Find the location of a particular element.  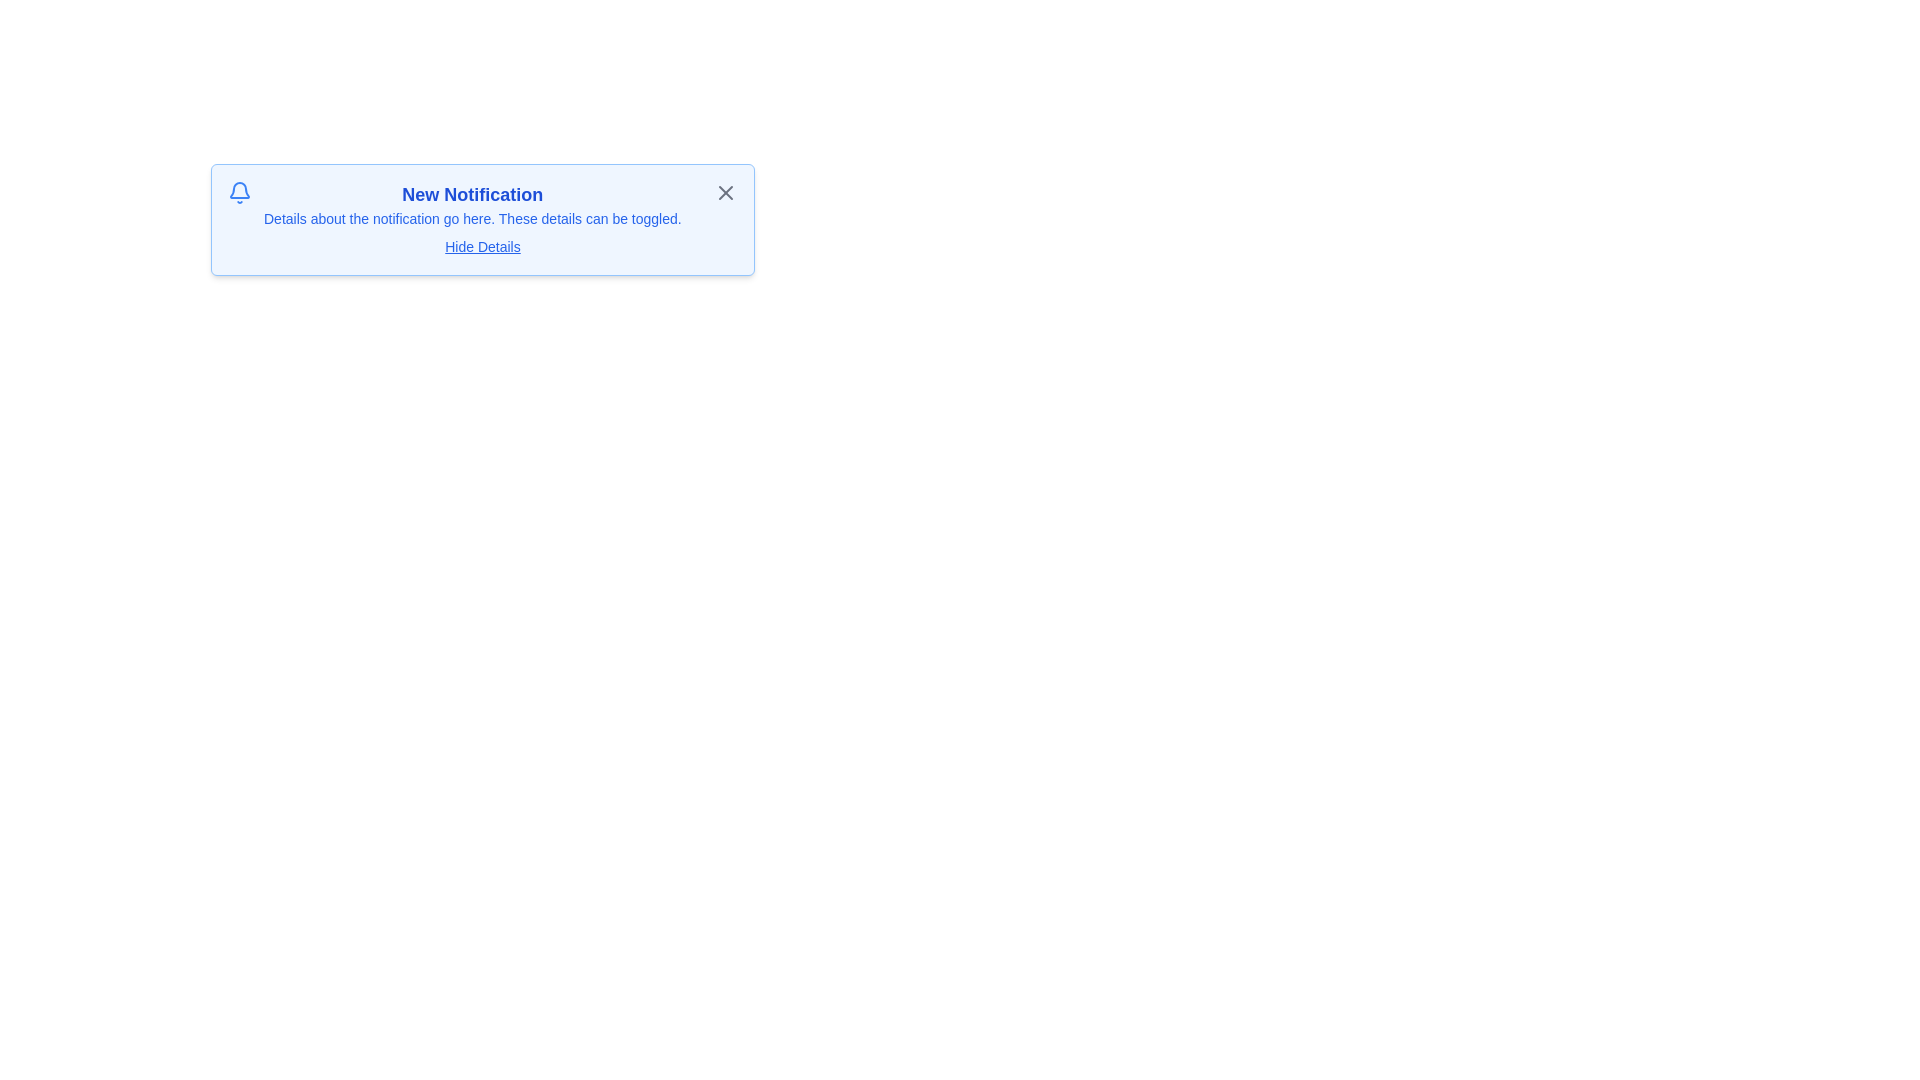

'X' button to close the notification is located at coordinates (724, 192).